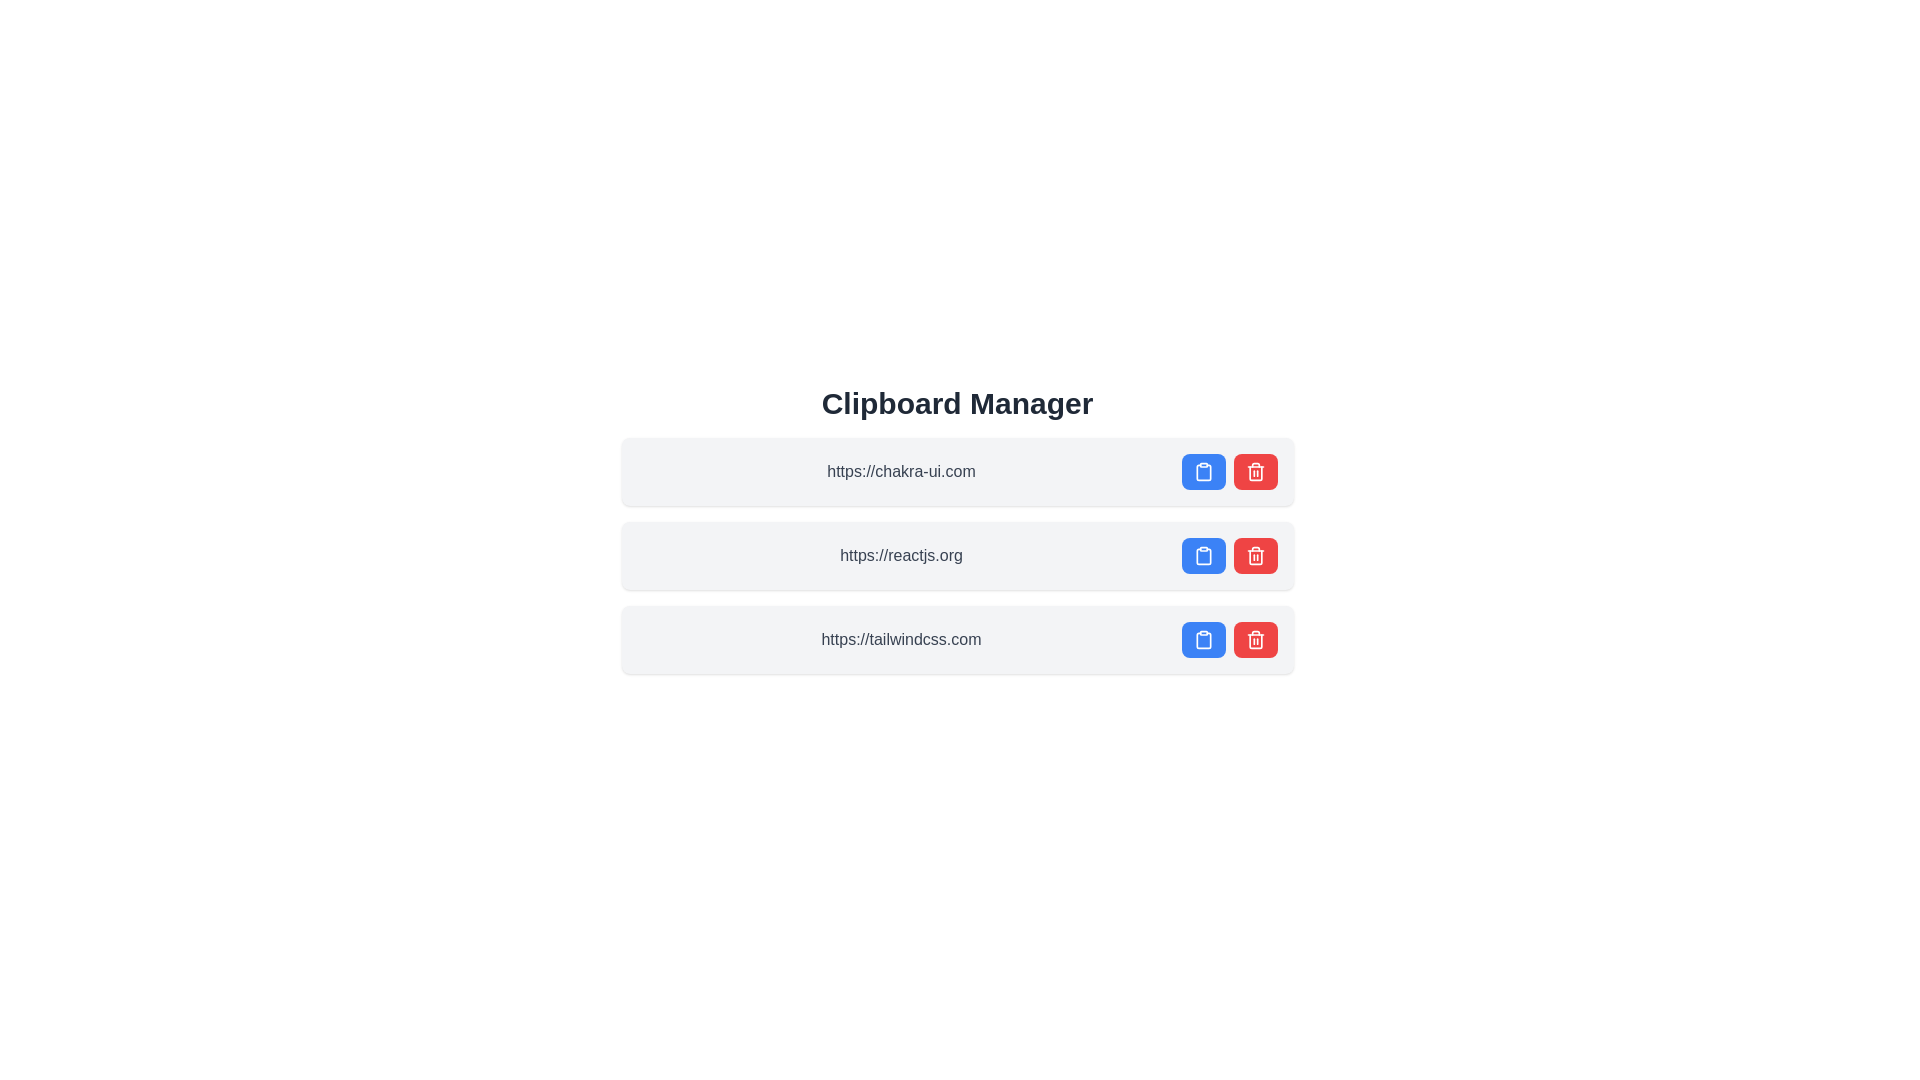 Image resolution: width=1920 pixels, height=1080 pixels. I want to click on the first blue button that functions as a copy button for the URL 'https://chakra-ui.com', located in the topmost entry of a vertically-stacked list of entries, so click(1202, 471).